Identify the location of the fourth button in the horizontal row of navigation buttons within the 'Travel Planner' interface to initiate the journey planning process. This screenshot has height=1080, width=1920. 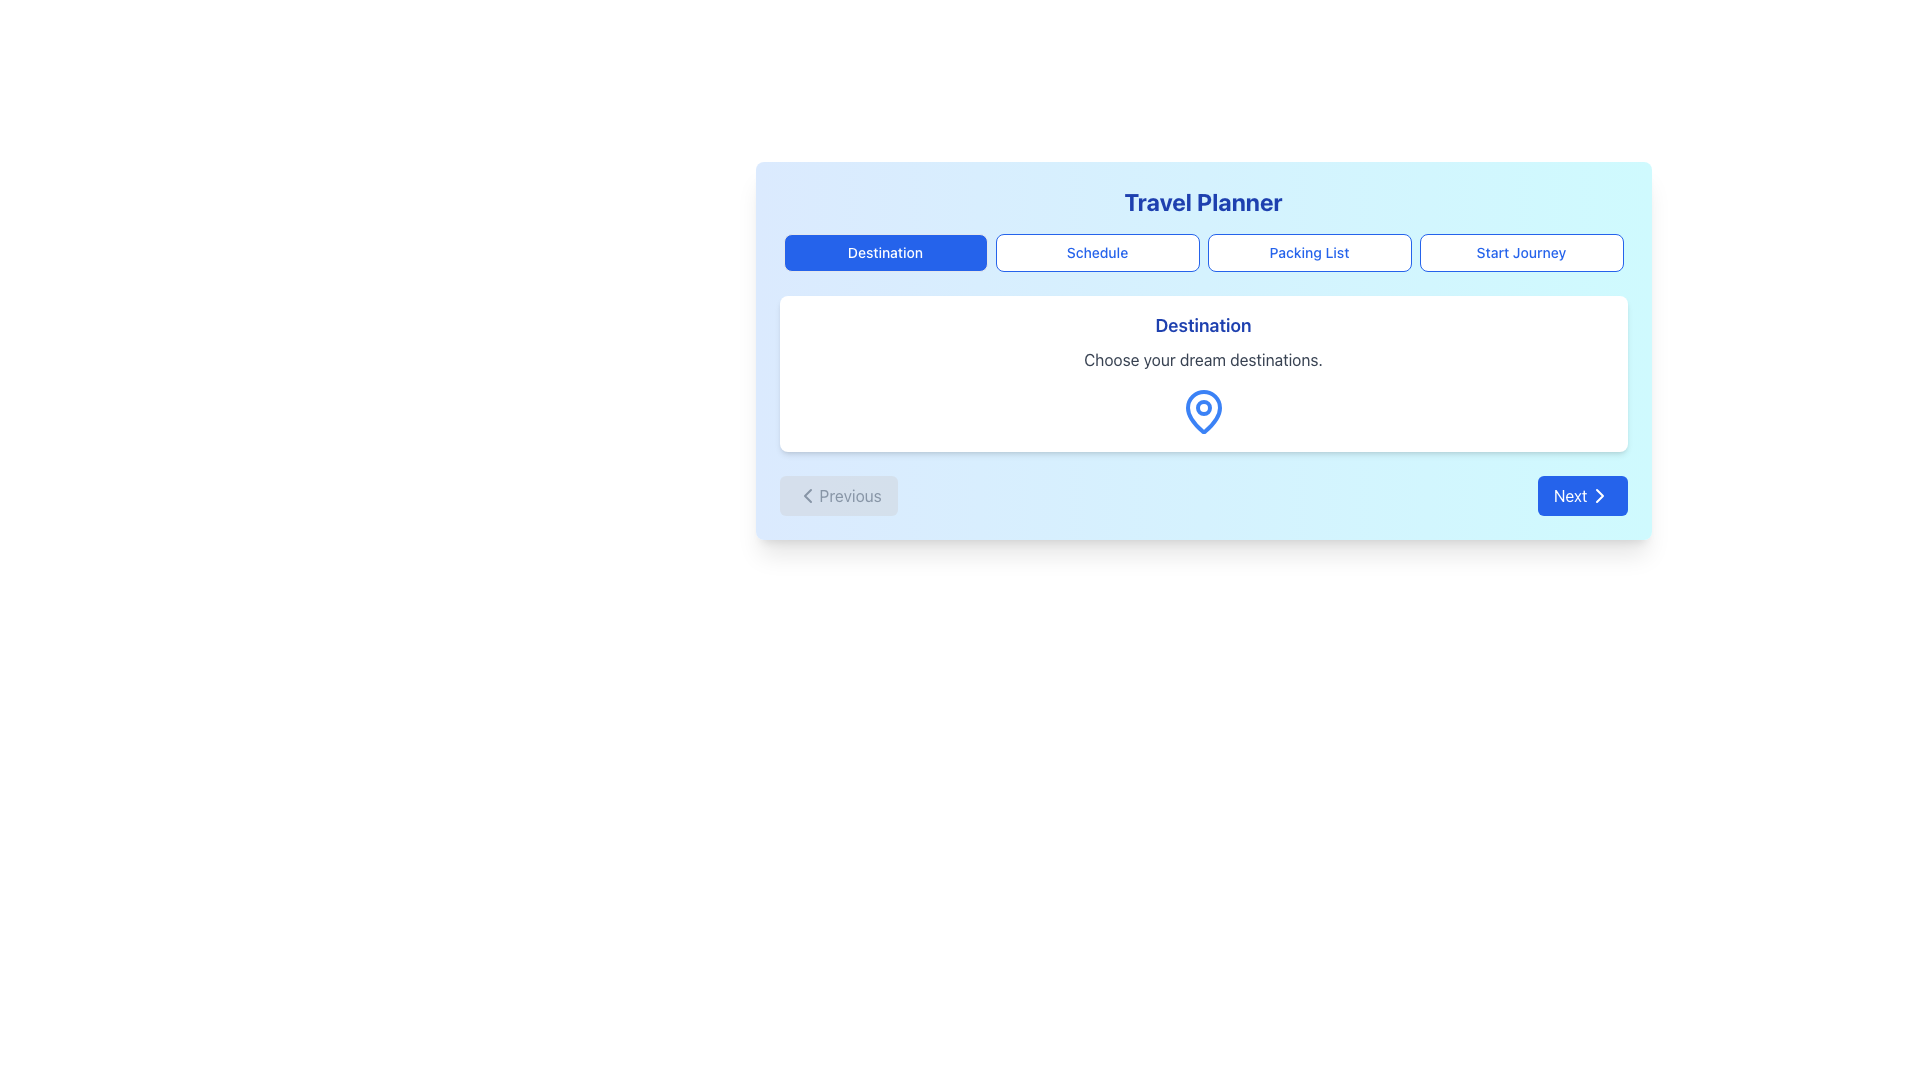
(1520, 252).